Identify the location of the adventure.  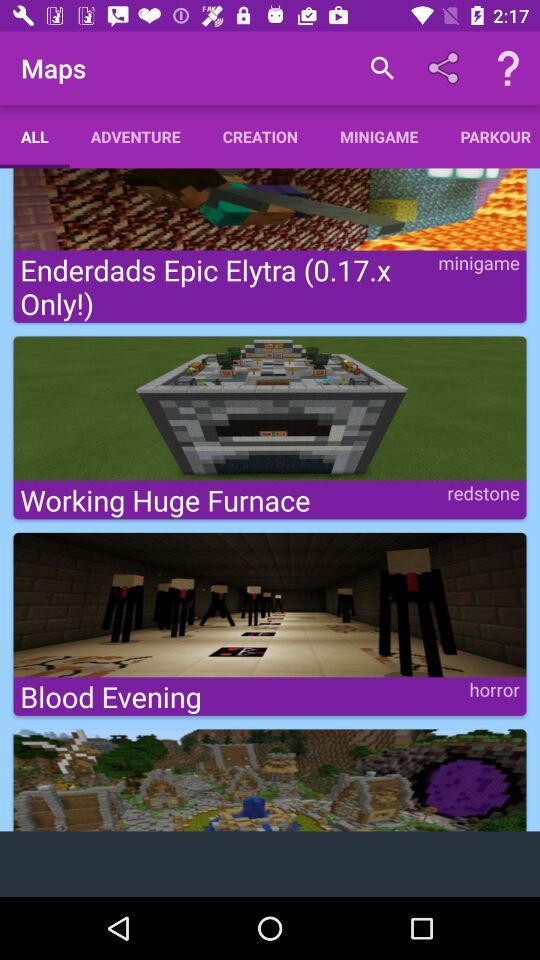
(135, 135).